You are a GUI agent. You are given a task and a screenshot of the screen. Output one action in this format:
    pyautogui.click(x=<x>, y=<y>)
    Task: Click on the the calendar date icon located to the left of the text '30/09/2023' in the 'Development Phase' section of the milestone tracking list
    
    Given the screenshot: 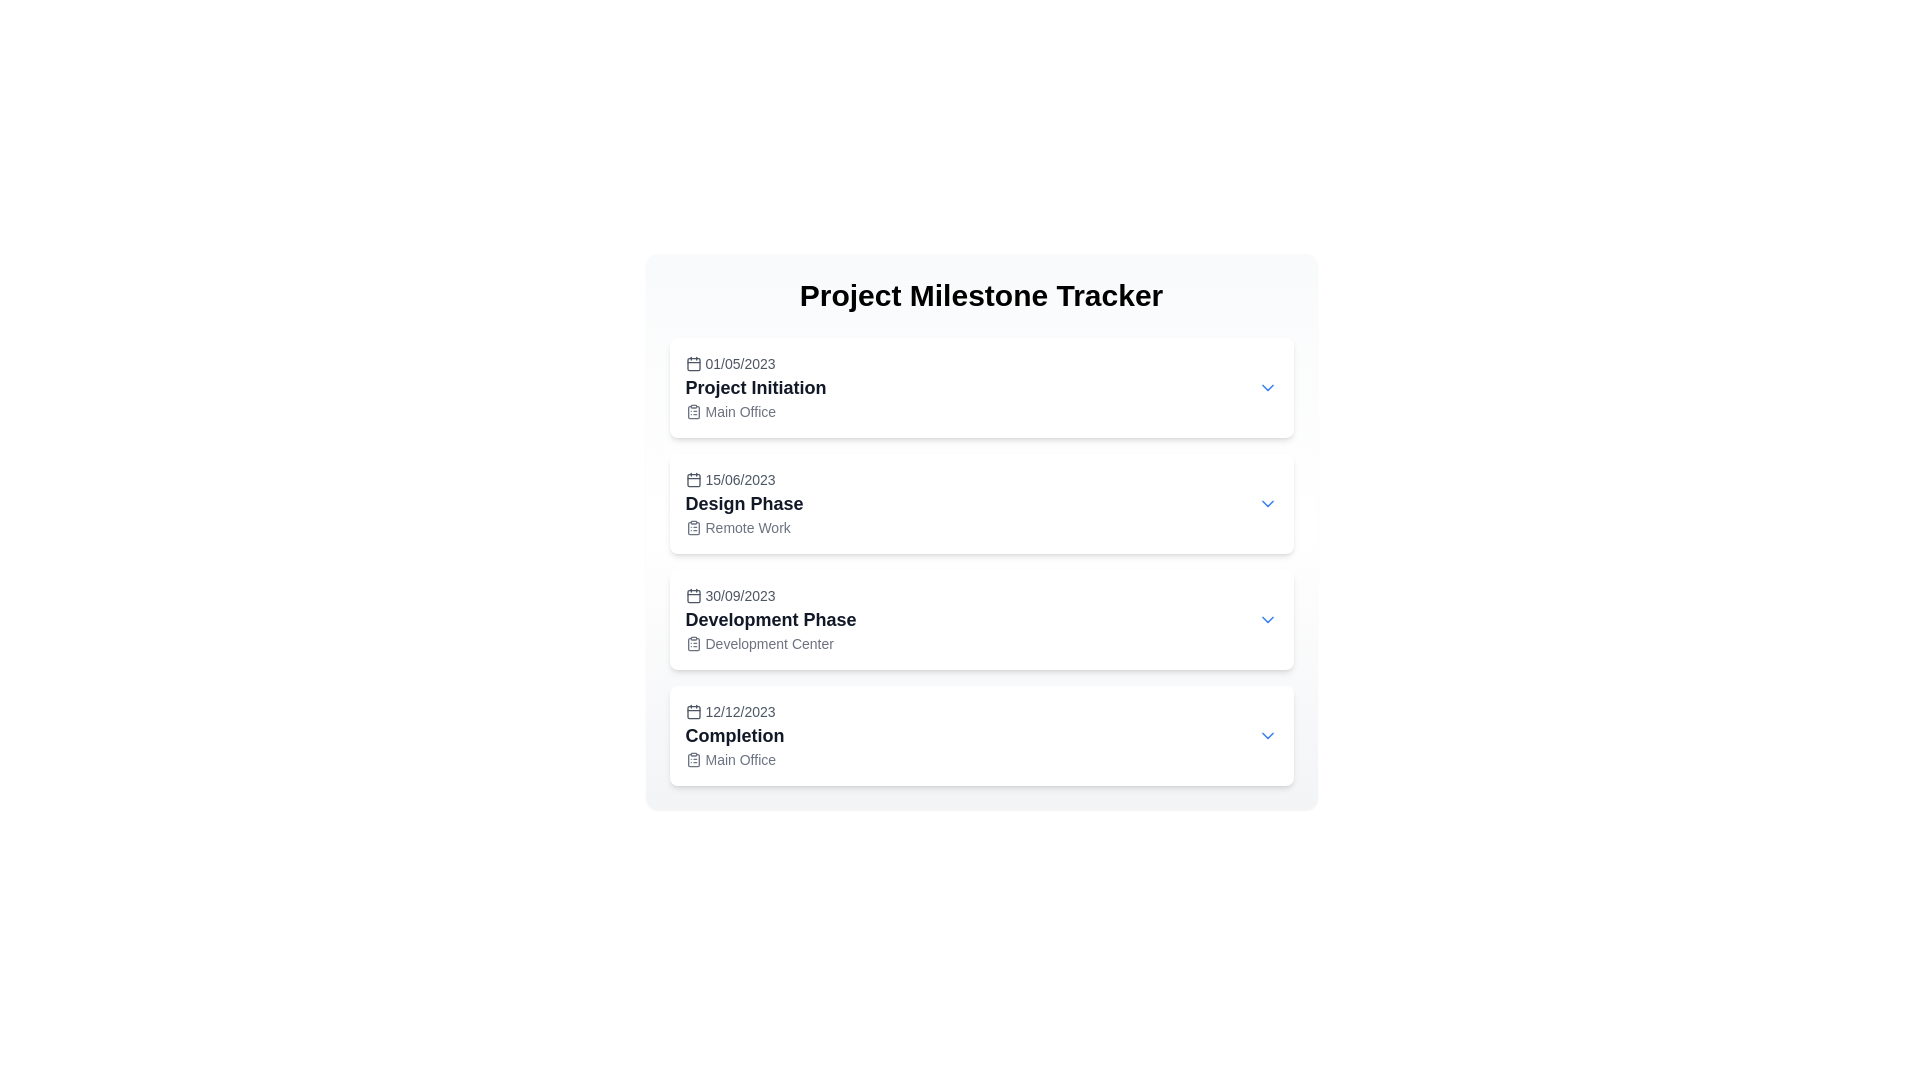 What is the action you would take?
    pyautogui.click(x=693, y=595)
    